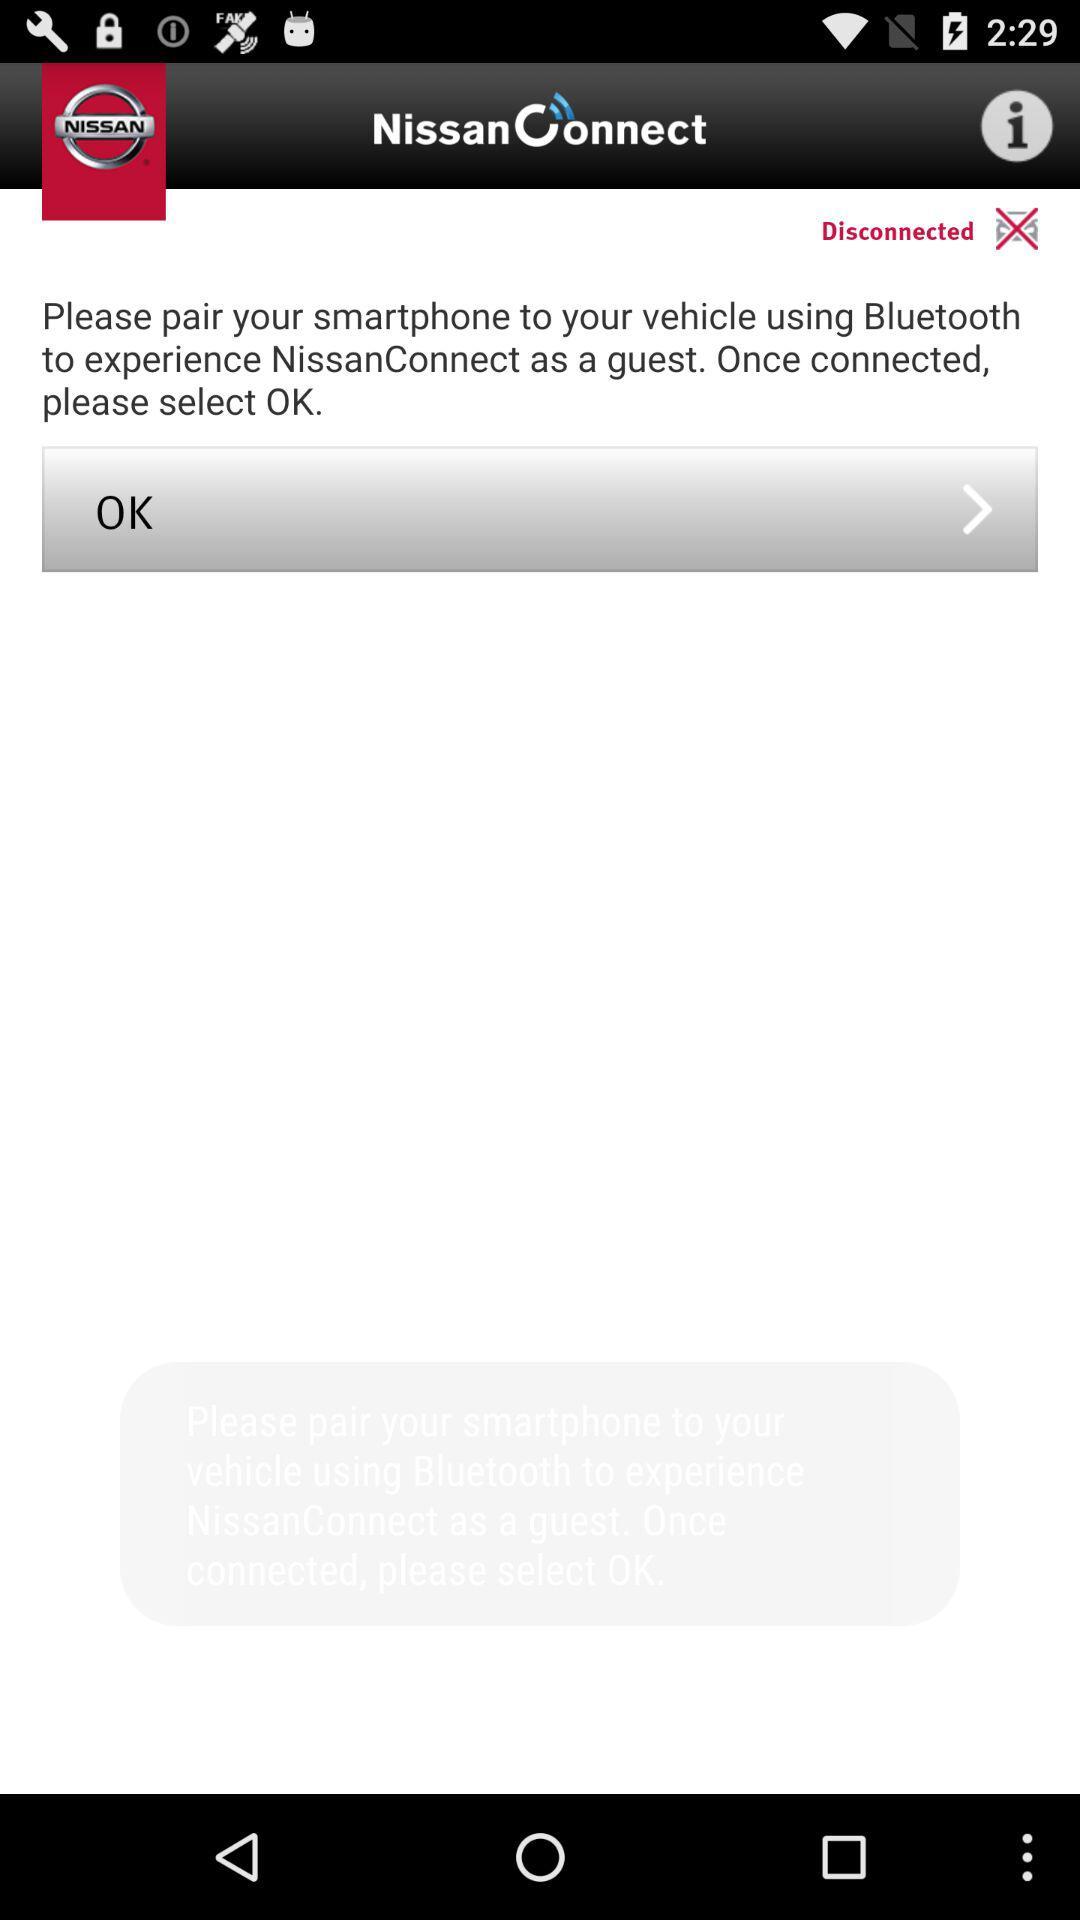 Image resolution: width=1080 pixels, height=1920 pixels. Describe the element at coordinates (1036, 228) in the screenshot. I see `app to the right of the disconnected icon` at that location.